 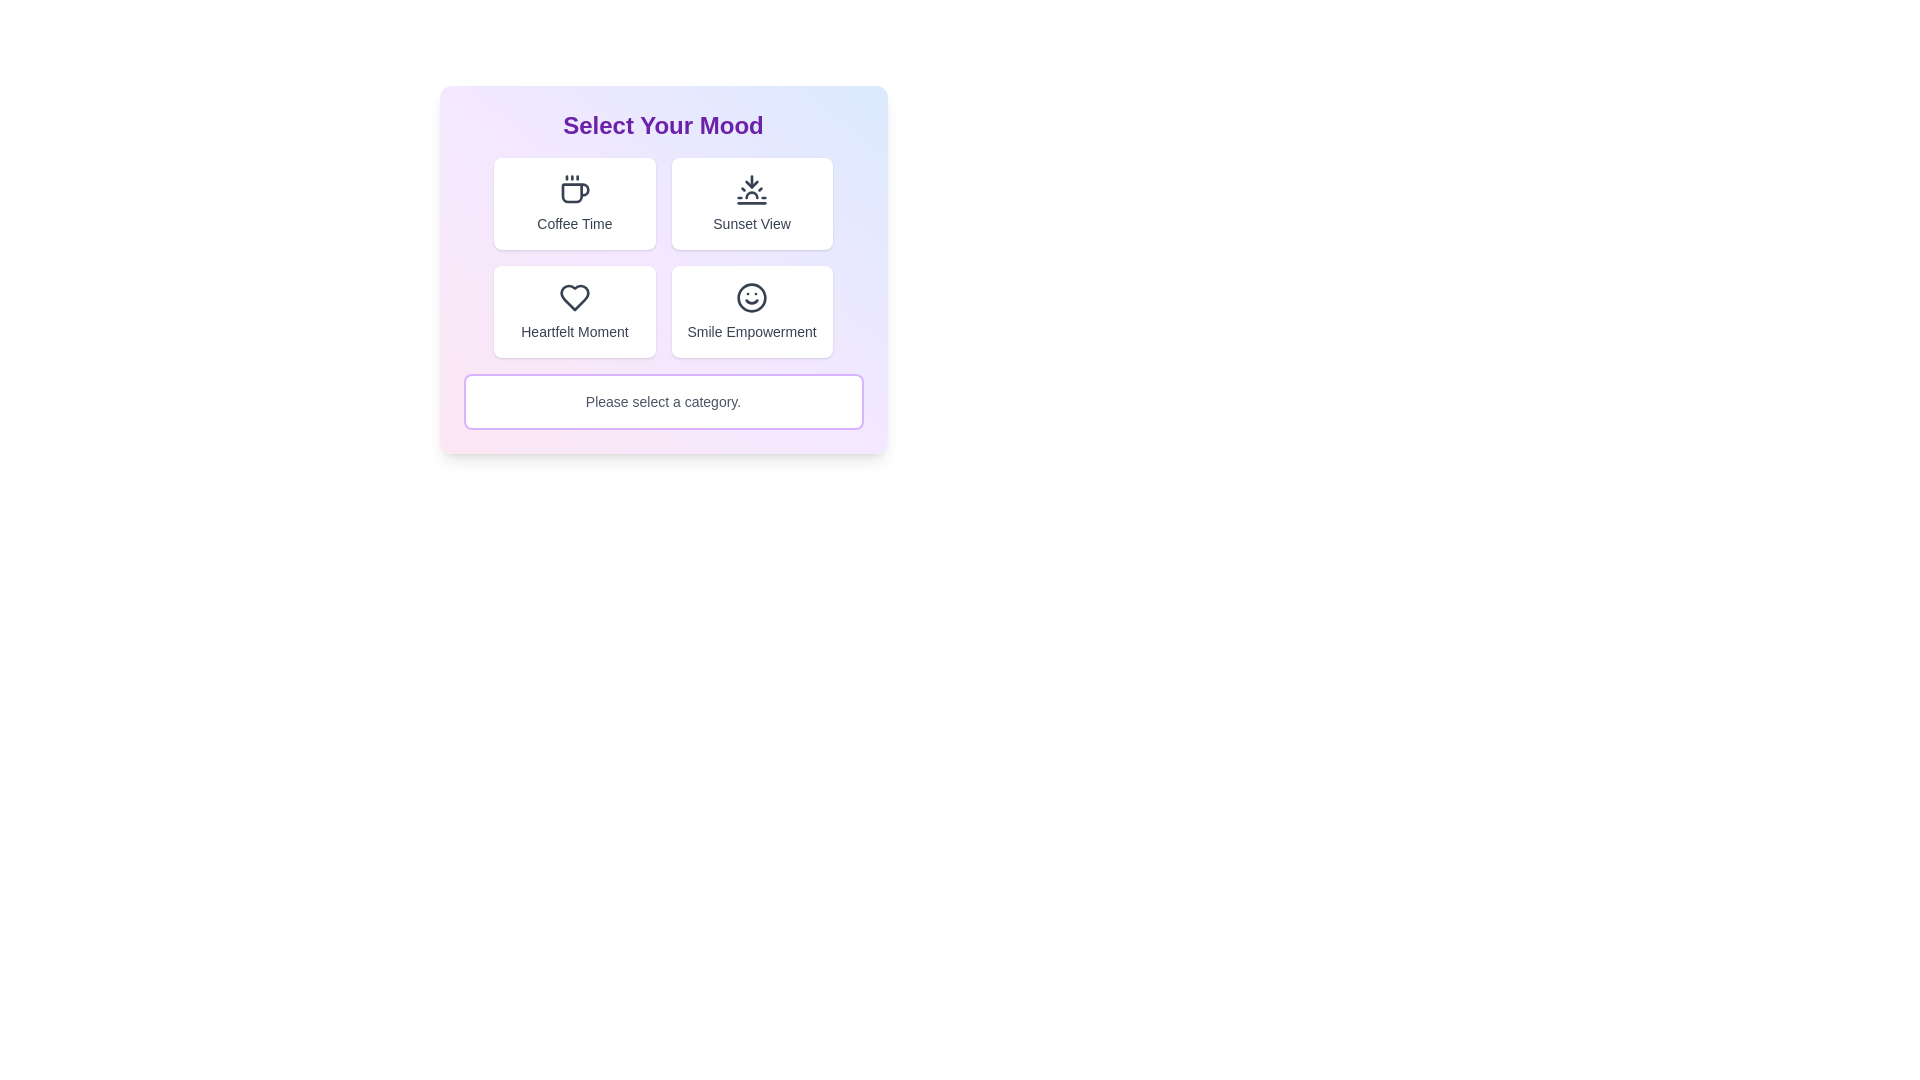 What do you see at coordinates (573, 330) in the screenshot?
I see `text label that says 'Heartfelt Moment' located in the bottom-left selectable card of the UI, positioned below a heart-shaped icon` at bounding box center [573, 330].